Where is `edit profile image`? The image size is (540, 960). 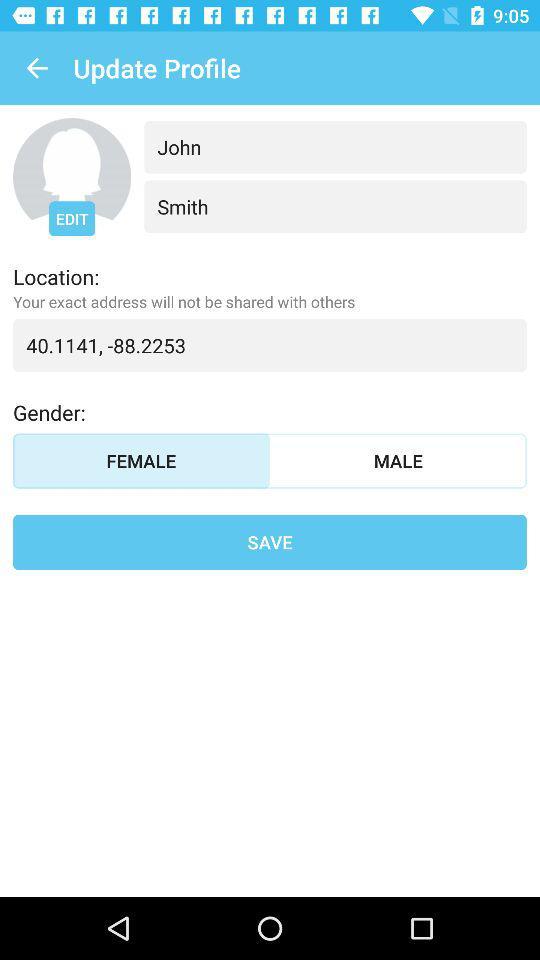
edit profile image is located at coordinates (71, 176).